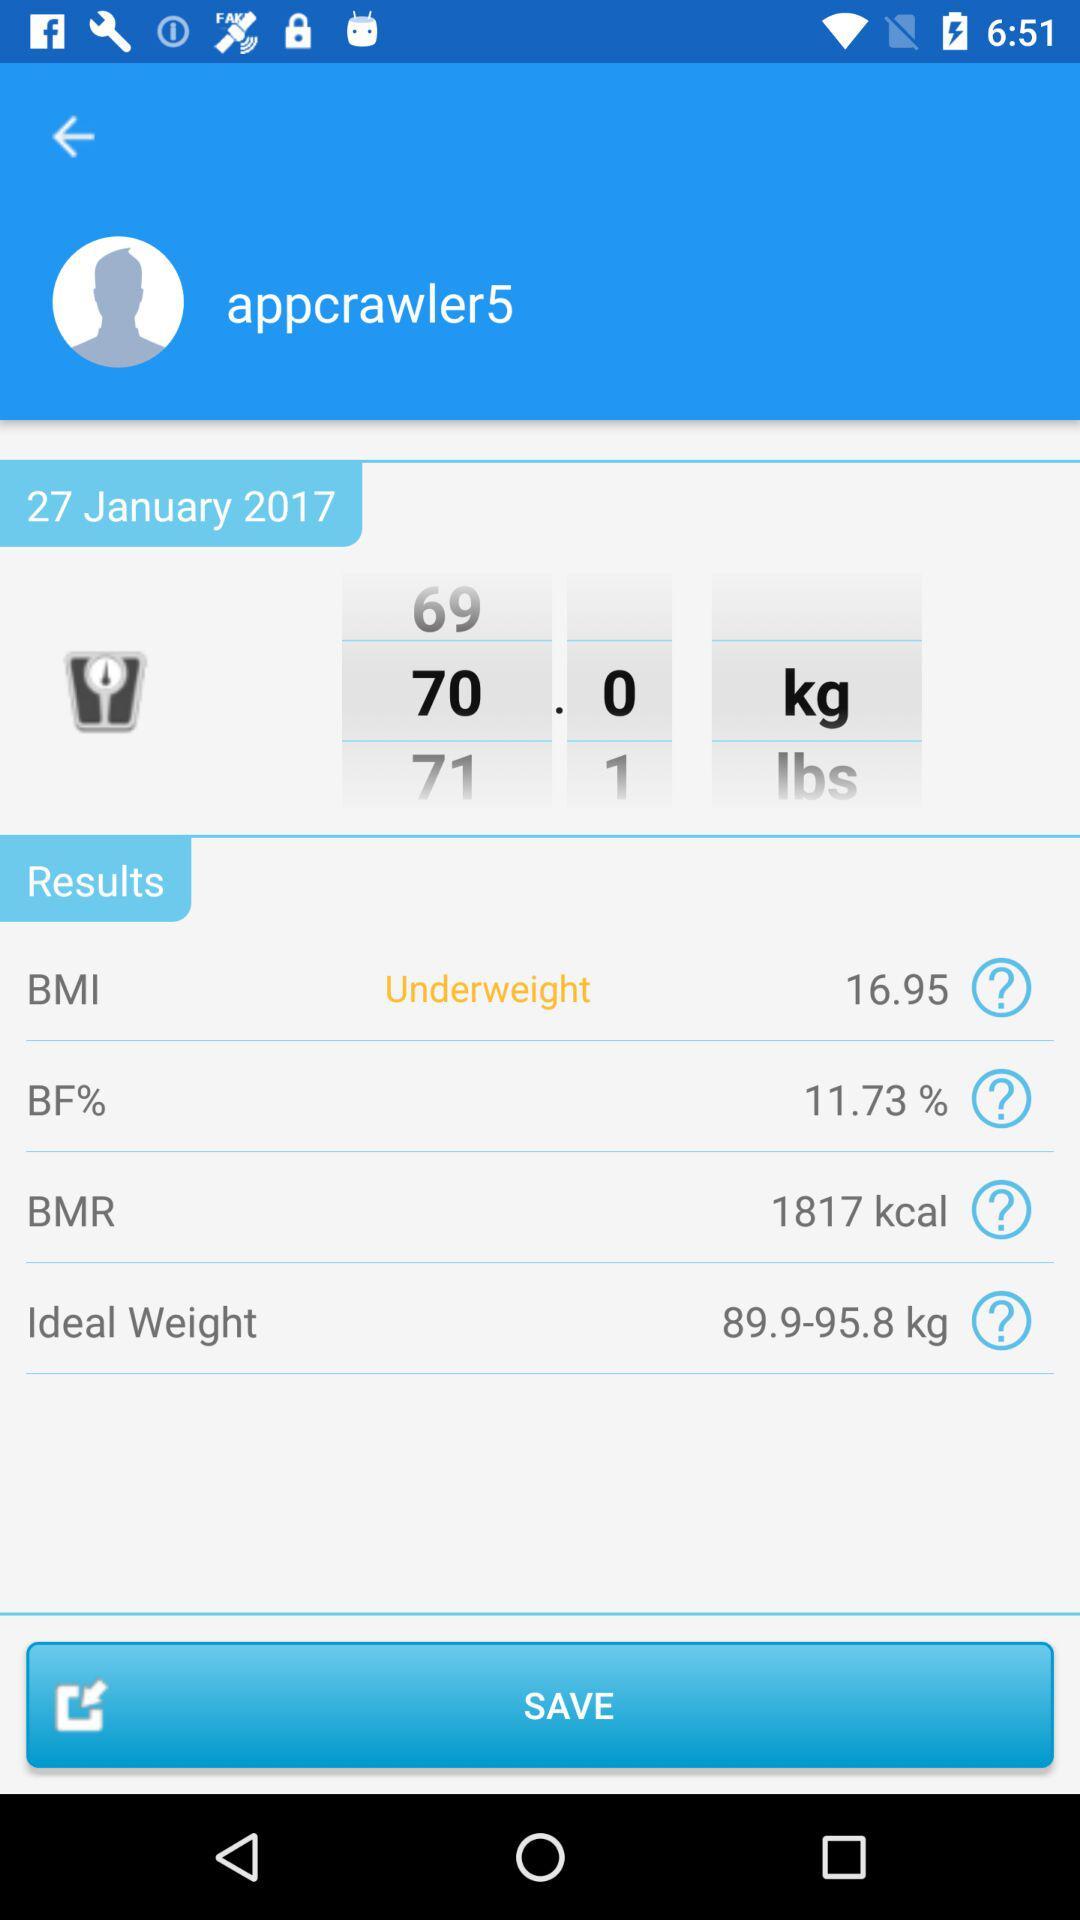 The width and height of the screenshot is (1080, 1920). I want to click on request information, so click(1001, 1208).